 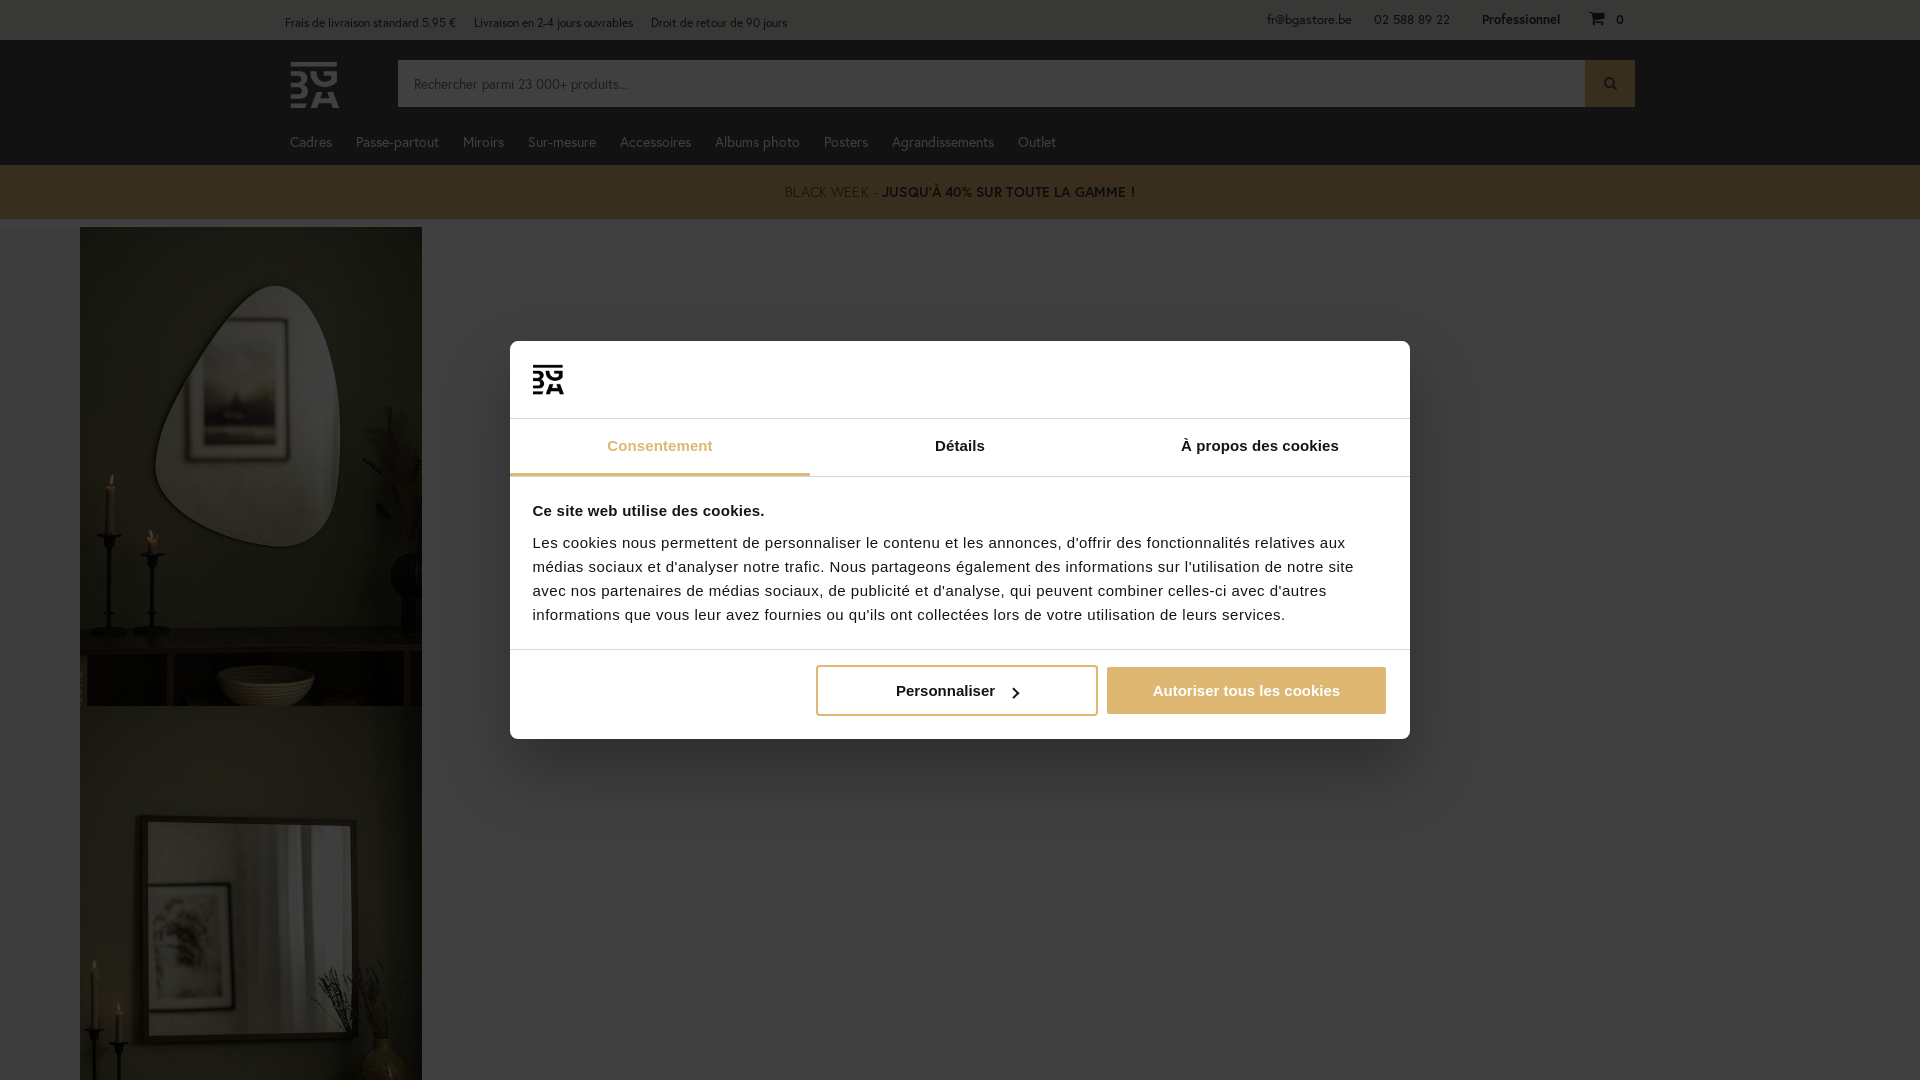 What do you see at coordinates (1245, 689) in the screenshot?
I see `'Autoriser tous les cookies'` at bounding box center [1245, 689].